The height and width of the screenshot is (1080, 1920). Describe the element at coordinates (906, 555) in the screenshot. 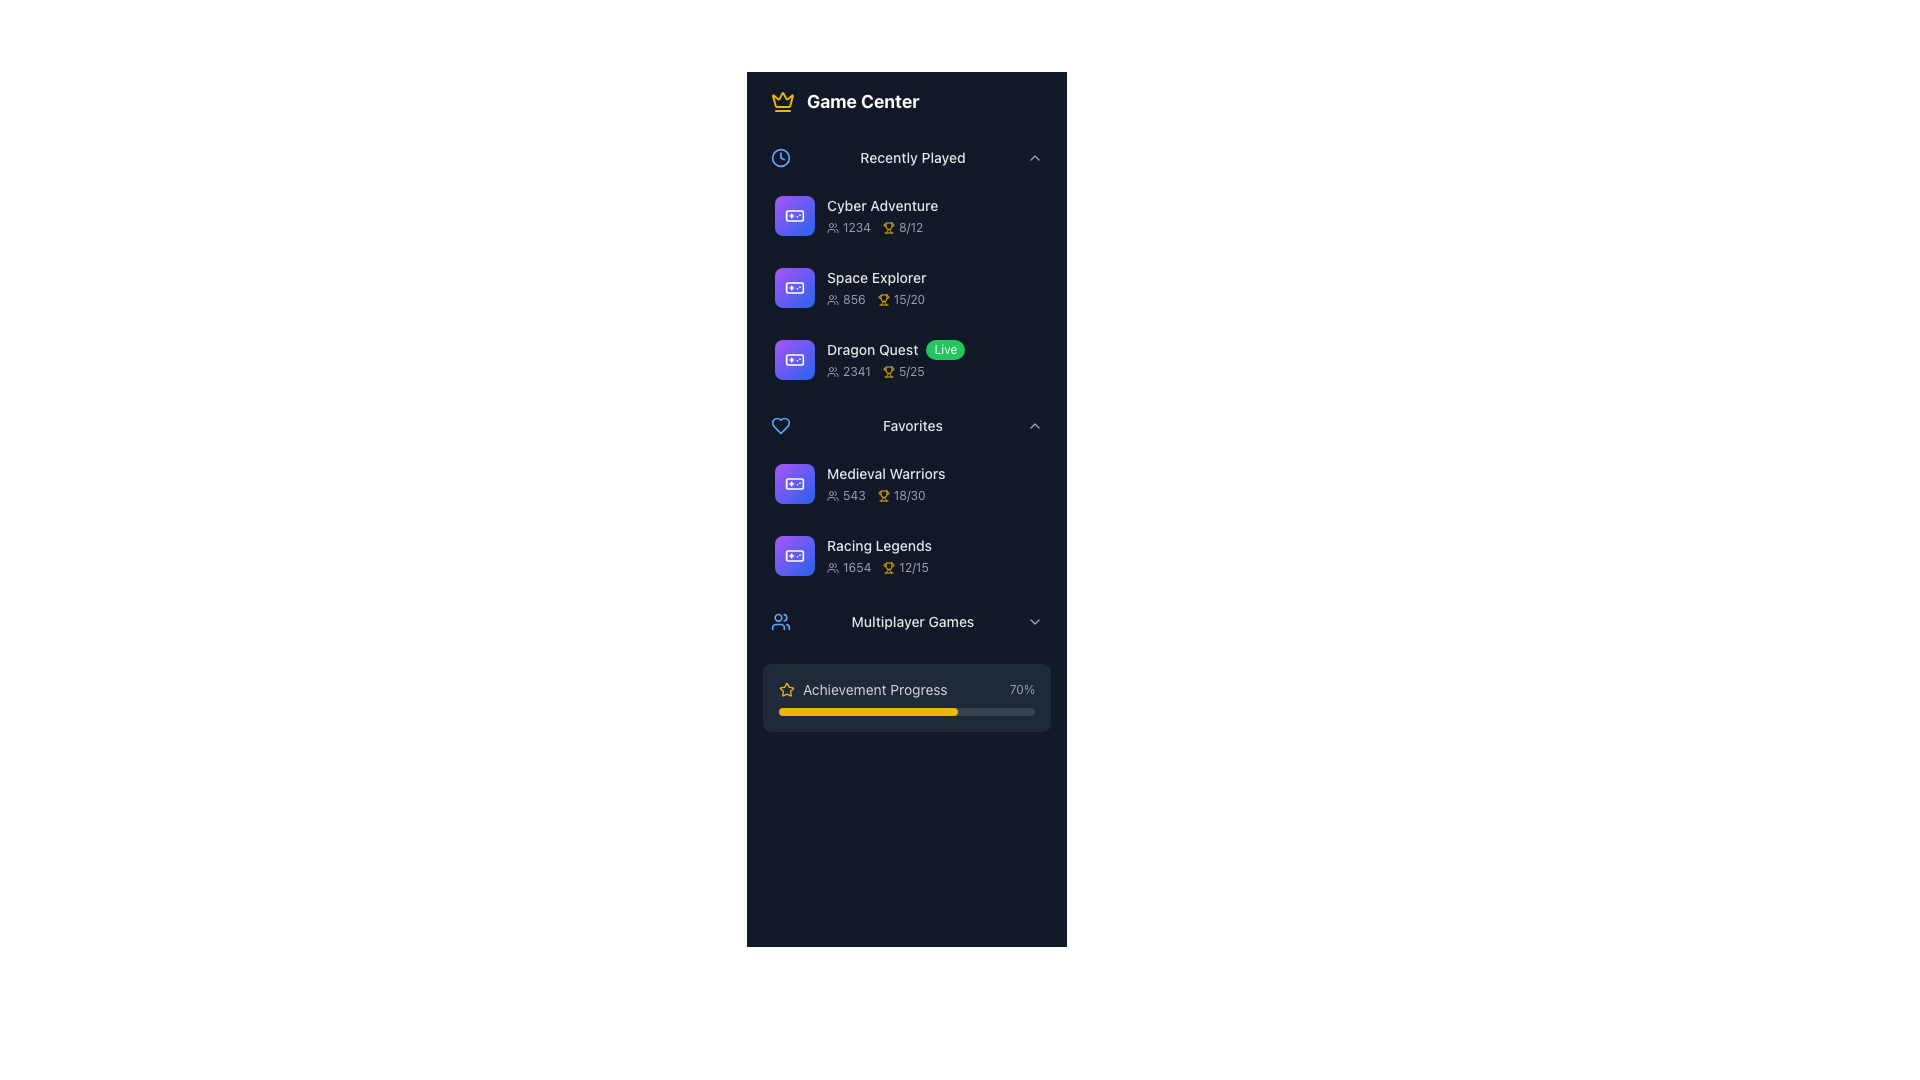

I see `the game entry list item displaying the title 'Racing Legends' with associated metadata, located under the 'Favorites' section` at that location.